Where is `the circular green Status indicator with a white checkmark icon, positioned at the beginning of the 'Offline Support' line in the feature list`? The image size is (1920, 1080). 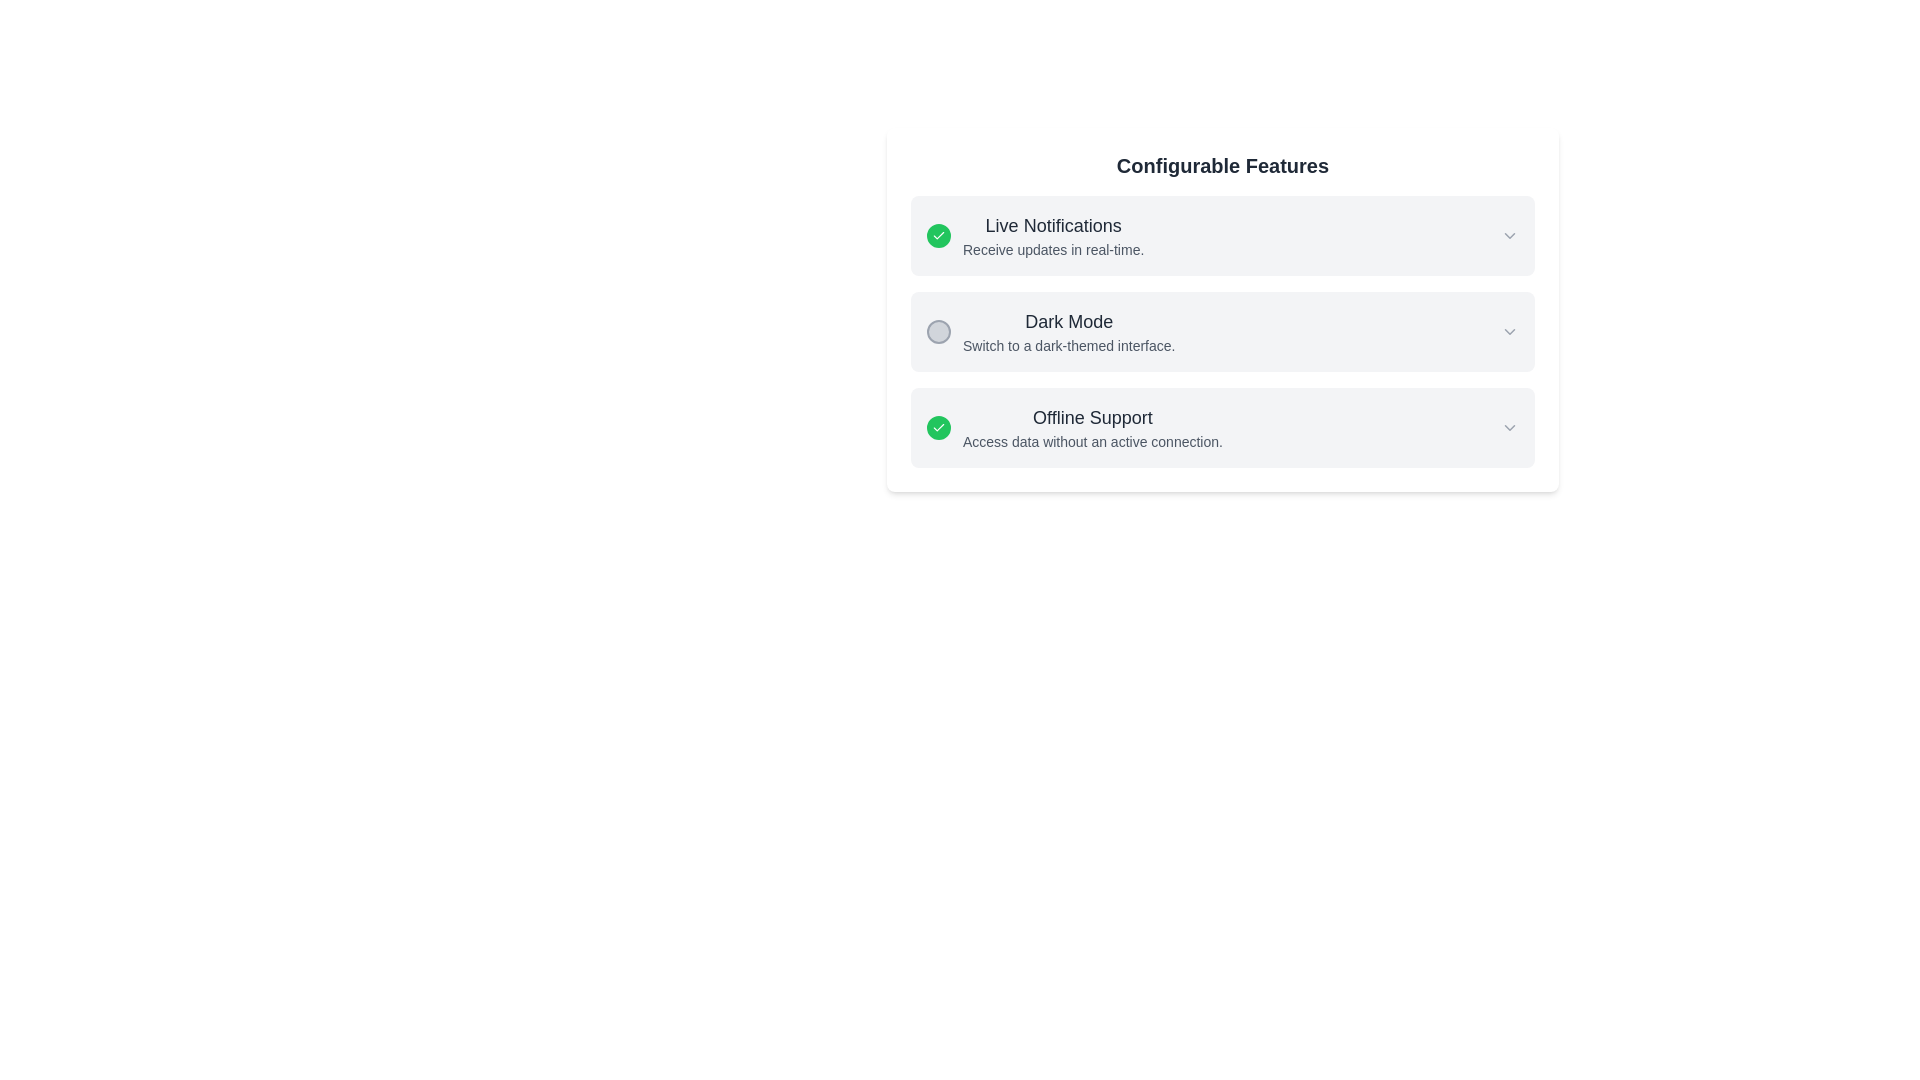 the circular green Status indicator with a white checkmark icon, positioned at the beginning of the 'Offline Support' line in the feature list is located at coordinates (938, 427).